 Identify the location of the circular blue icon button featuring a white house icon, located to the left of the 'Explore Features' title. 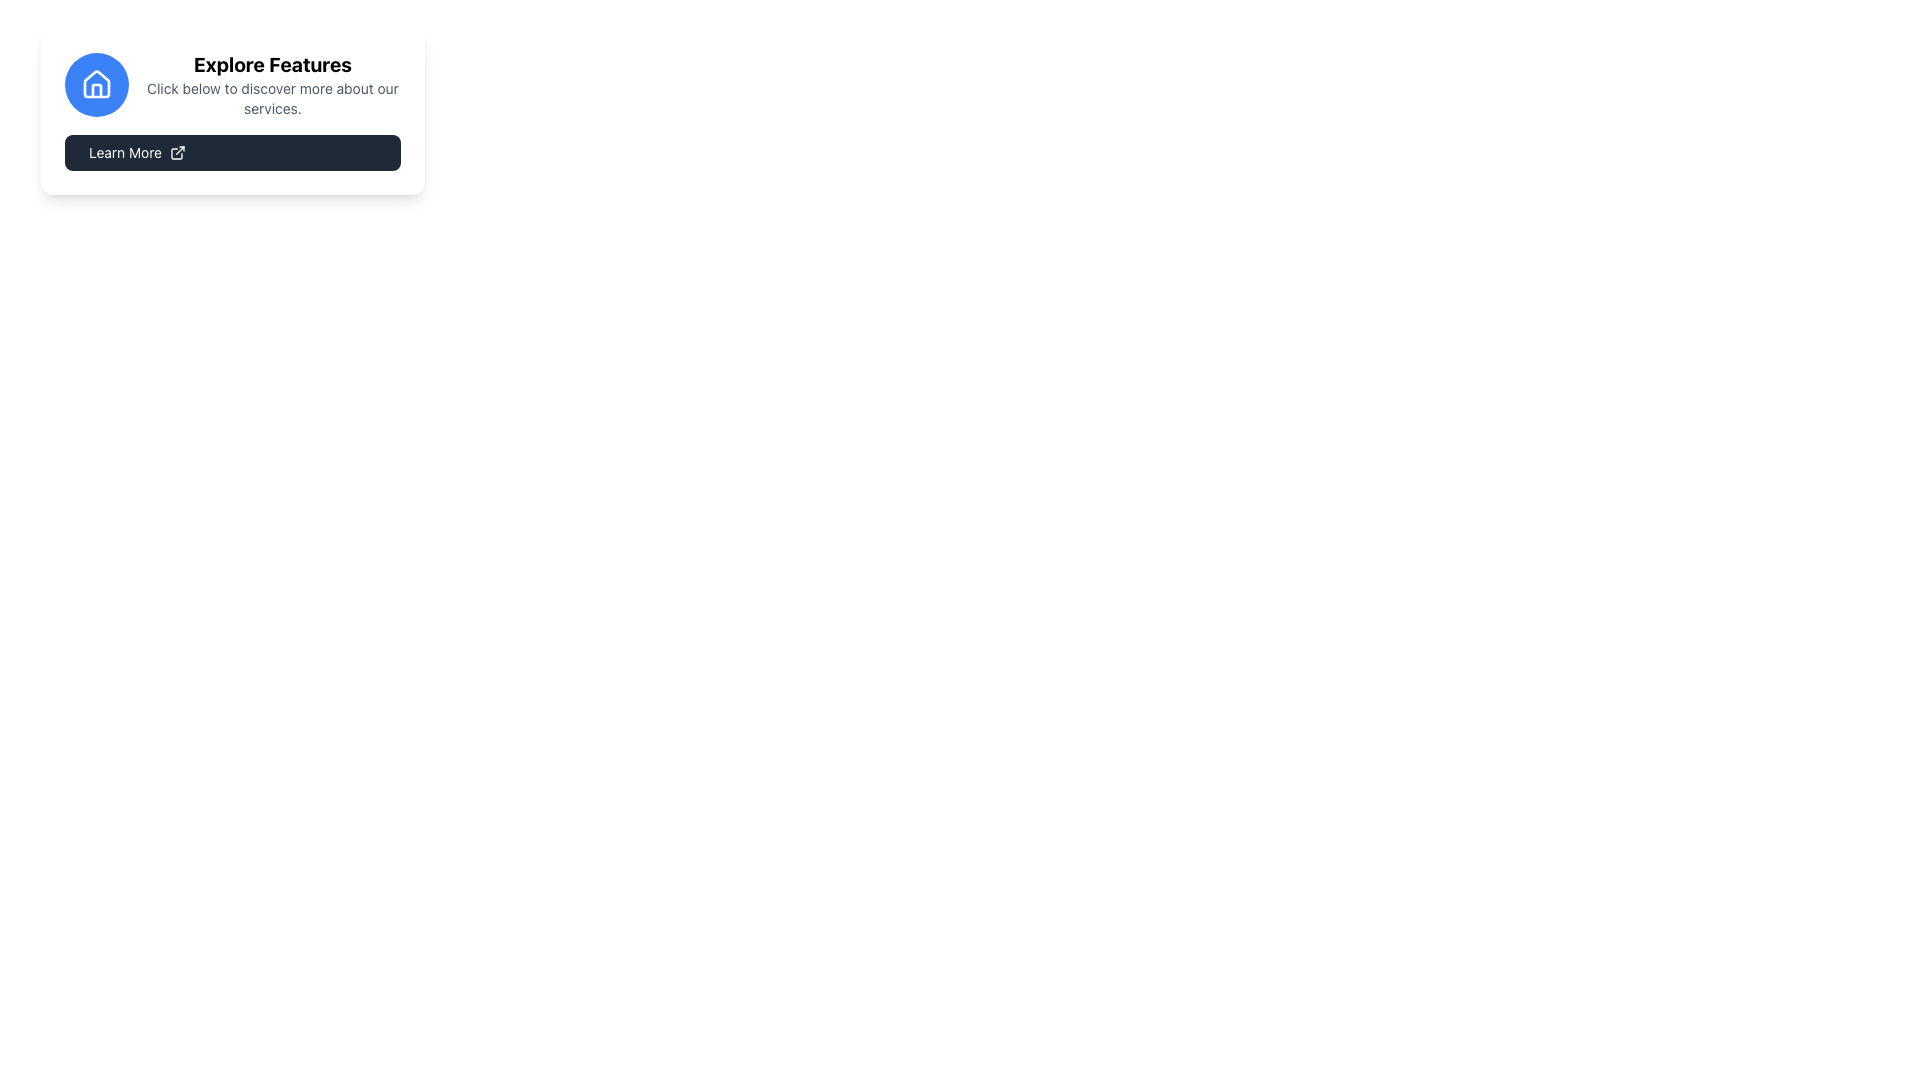
(95, 83).